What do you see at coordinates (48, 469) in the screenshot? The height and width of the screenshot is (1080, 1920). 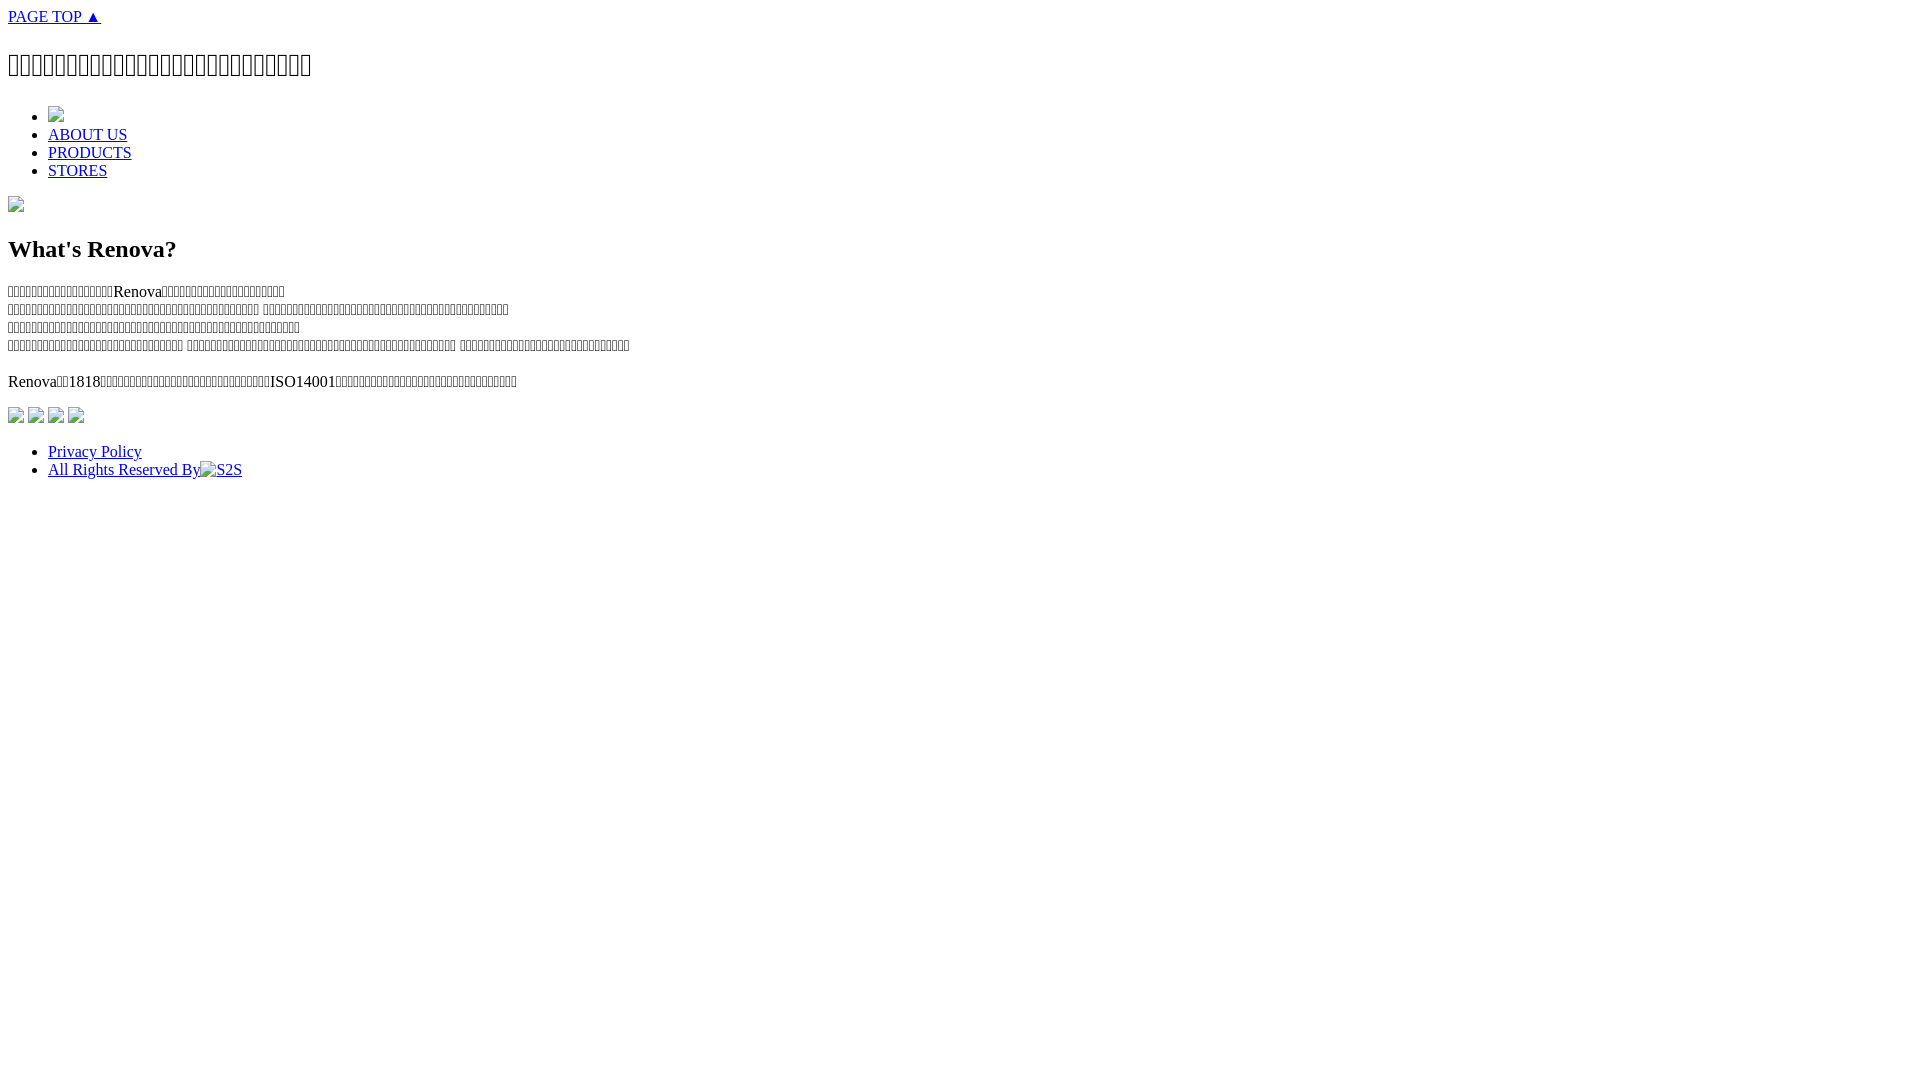 I see `'All Rights Reserved By'` at bounding box center [48, 469].